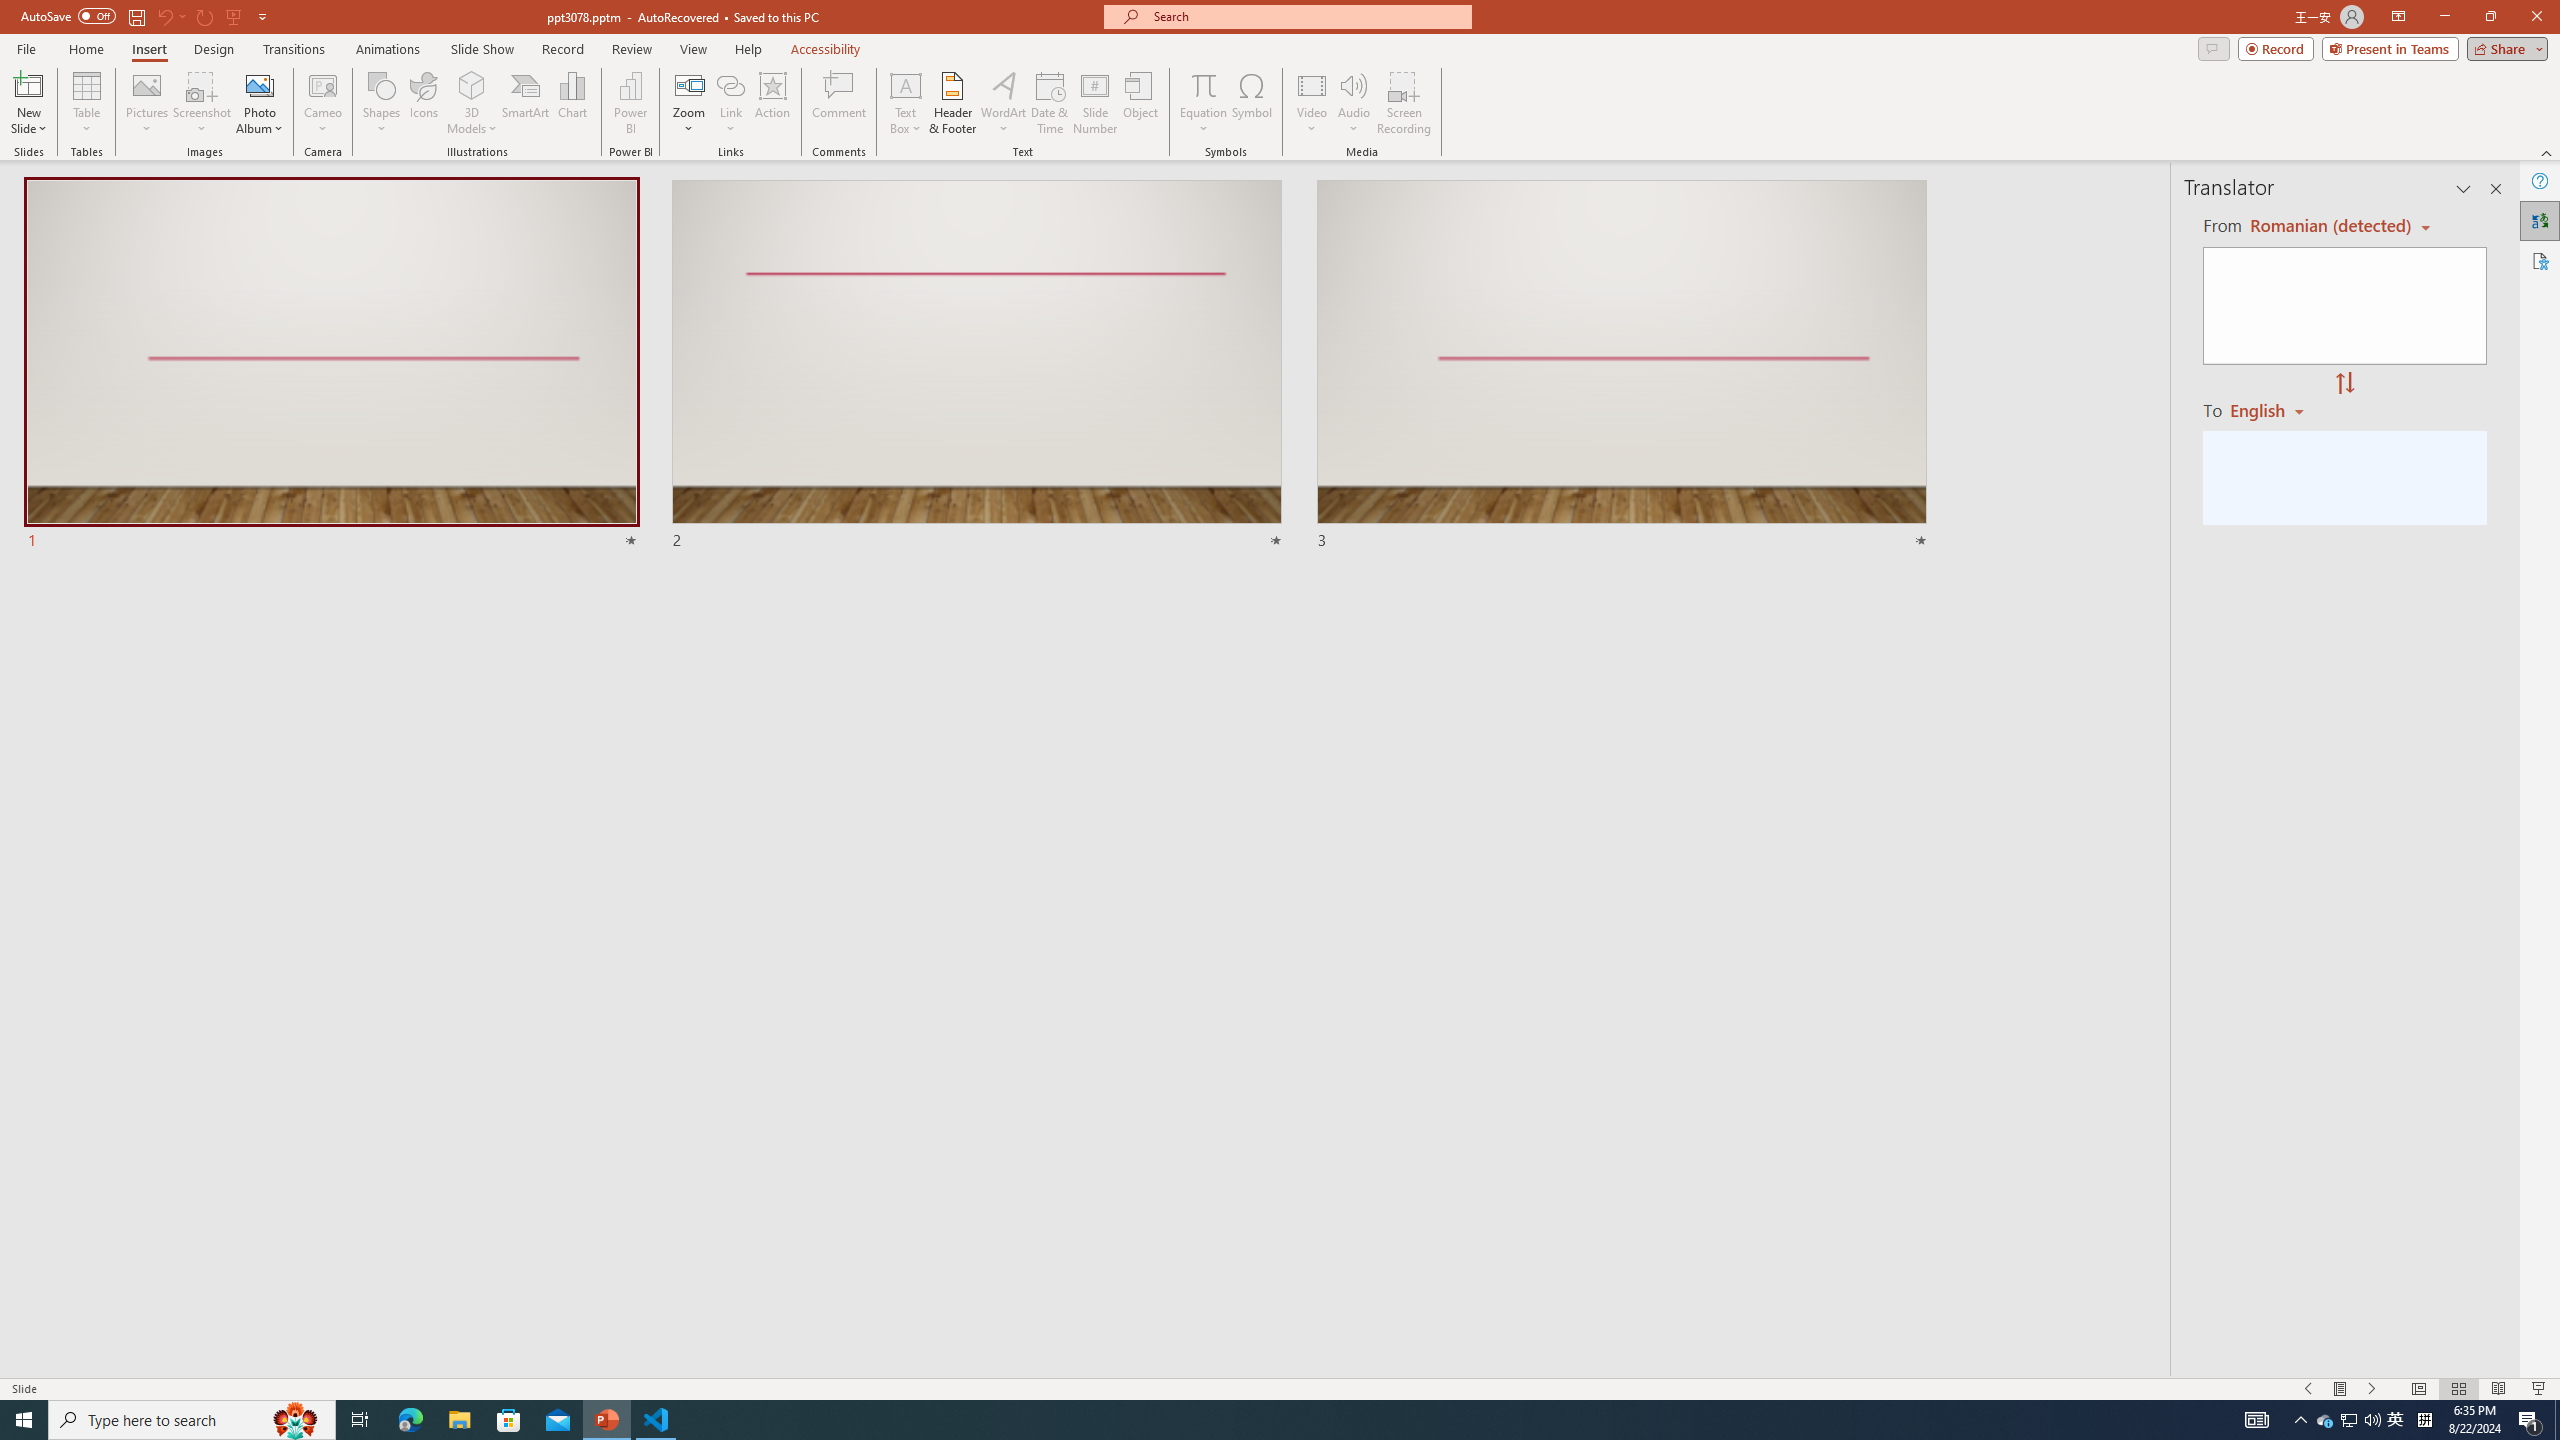 This screenshot has width=2560, height=1440. Describe the element at coordinates (2340, 1389) in the screenshot. I see `'Menu On'` at that location.